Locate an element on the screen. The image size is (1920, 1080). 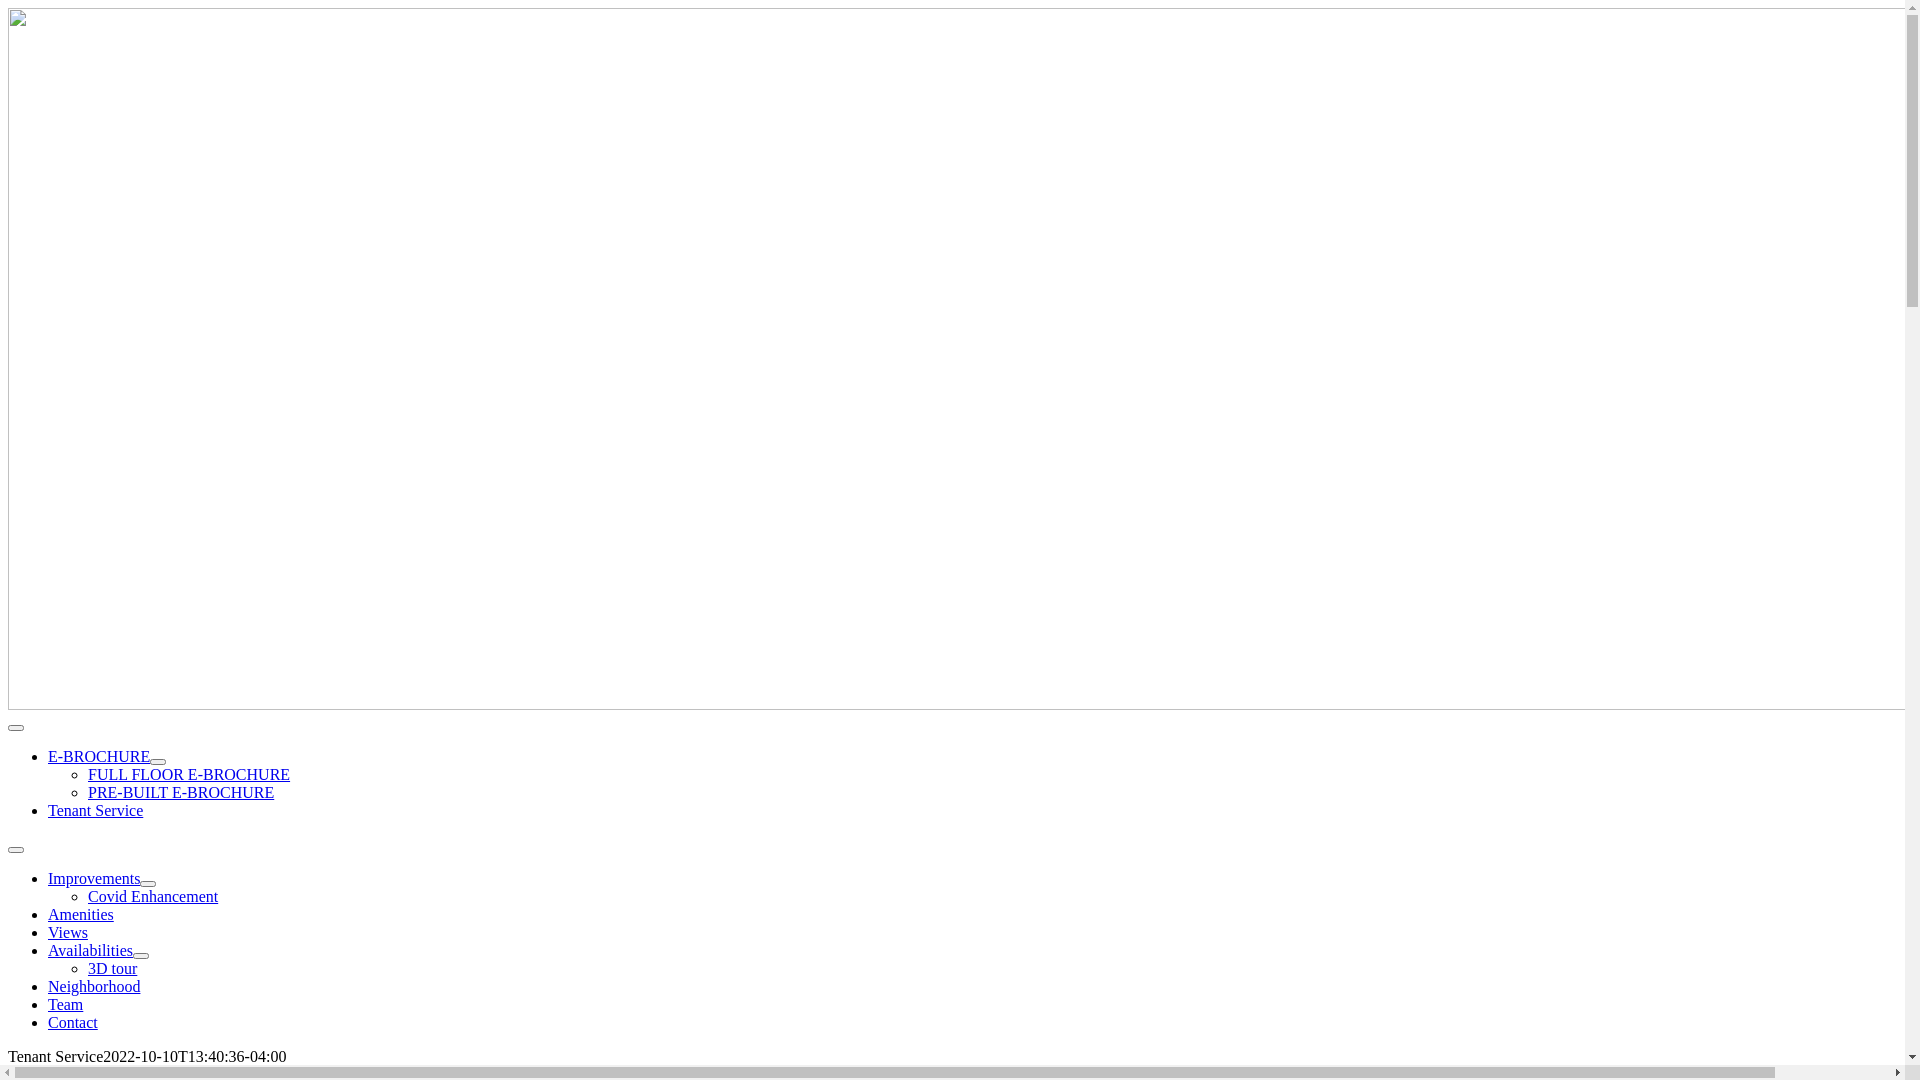
'Views' is located at coordinates (48, 932).